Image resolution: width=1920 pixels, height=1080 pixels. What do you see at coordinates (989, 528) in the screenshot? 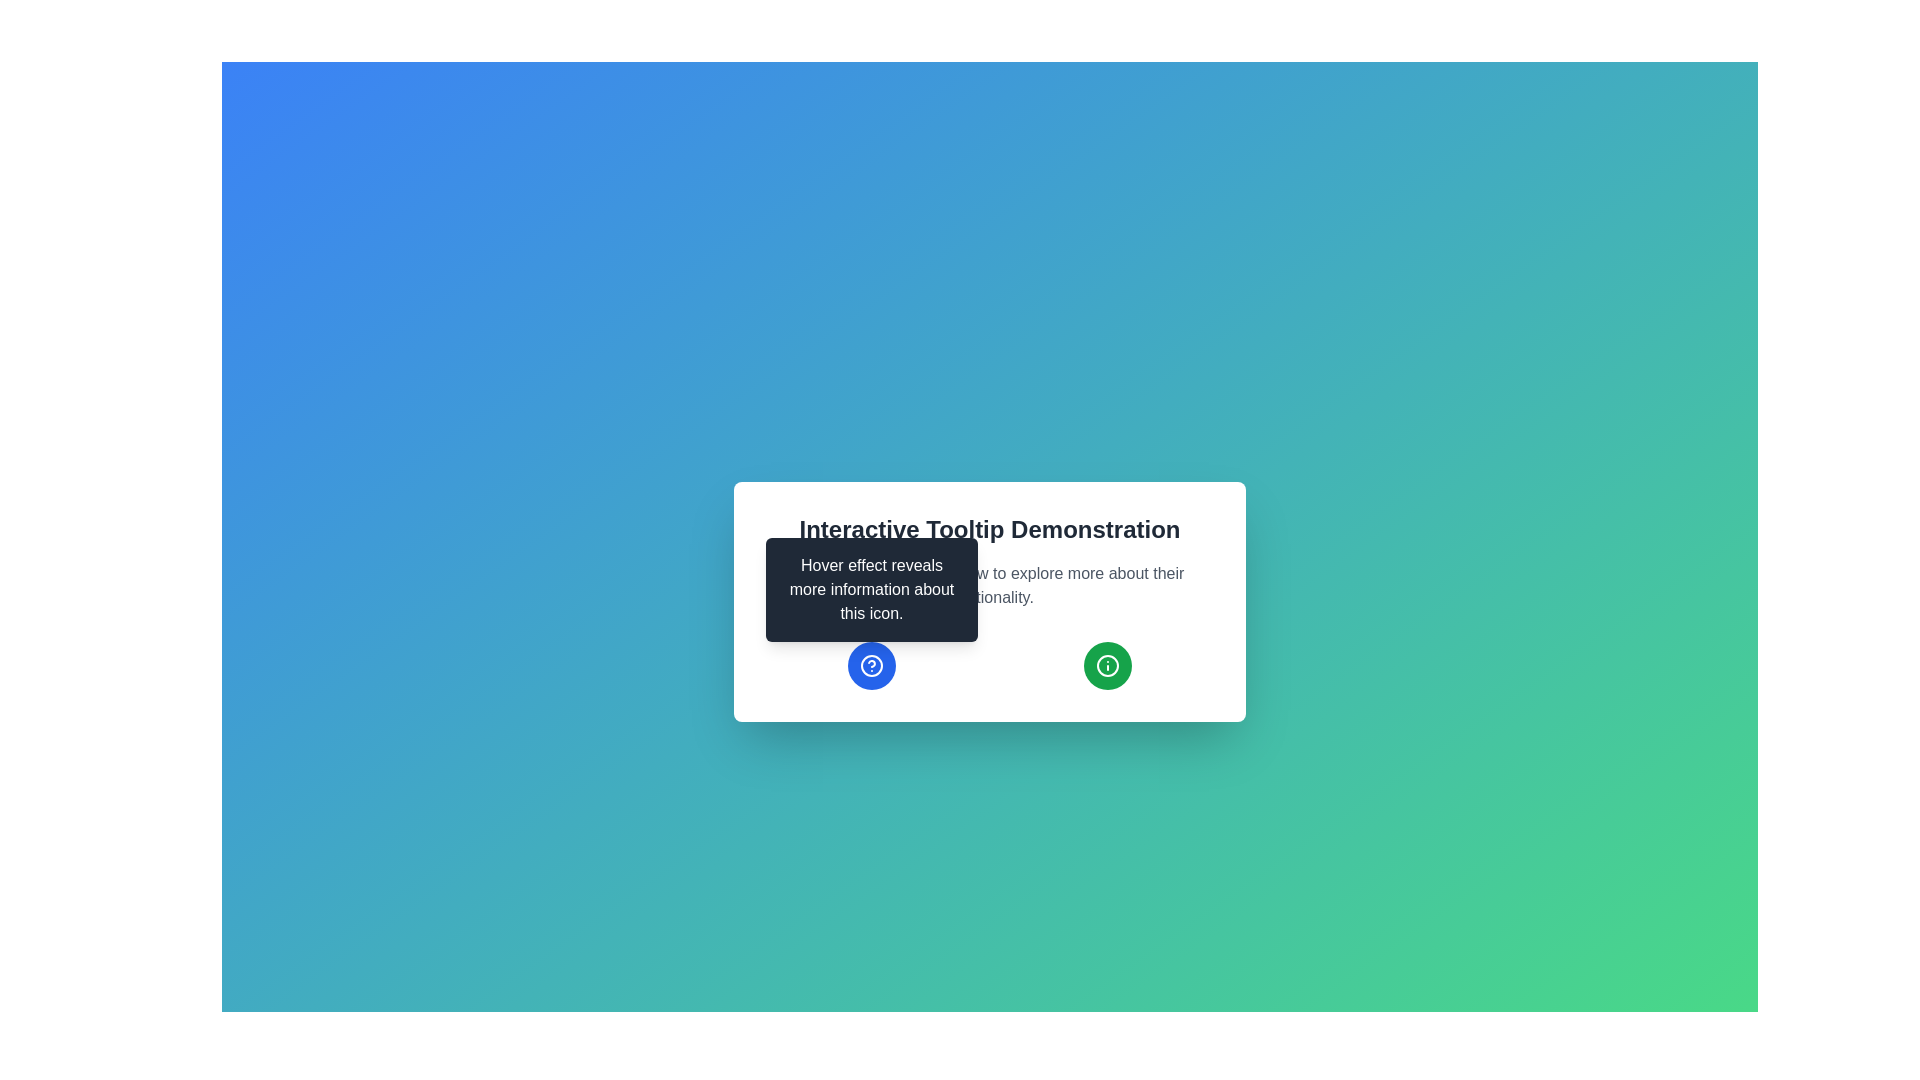
I see `title text that serves as a headline in the centered card layout, positioned above the secondary description and interactive icons` at bounding box center [989, 528].